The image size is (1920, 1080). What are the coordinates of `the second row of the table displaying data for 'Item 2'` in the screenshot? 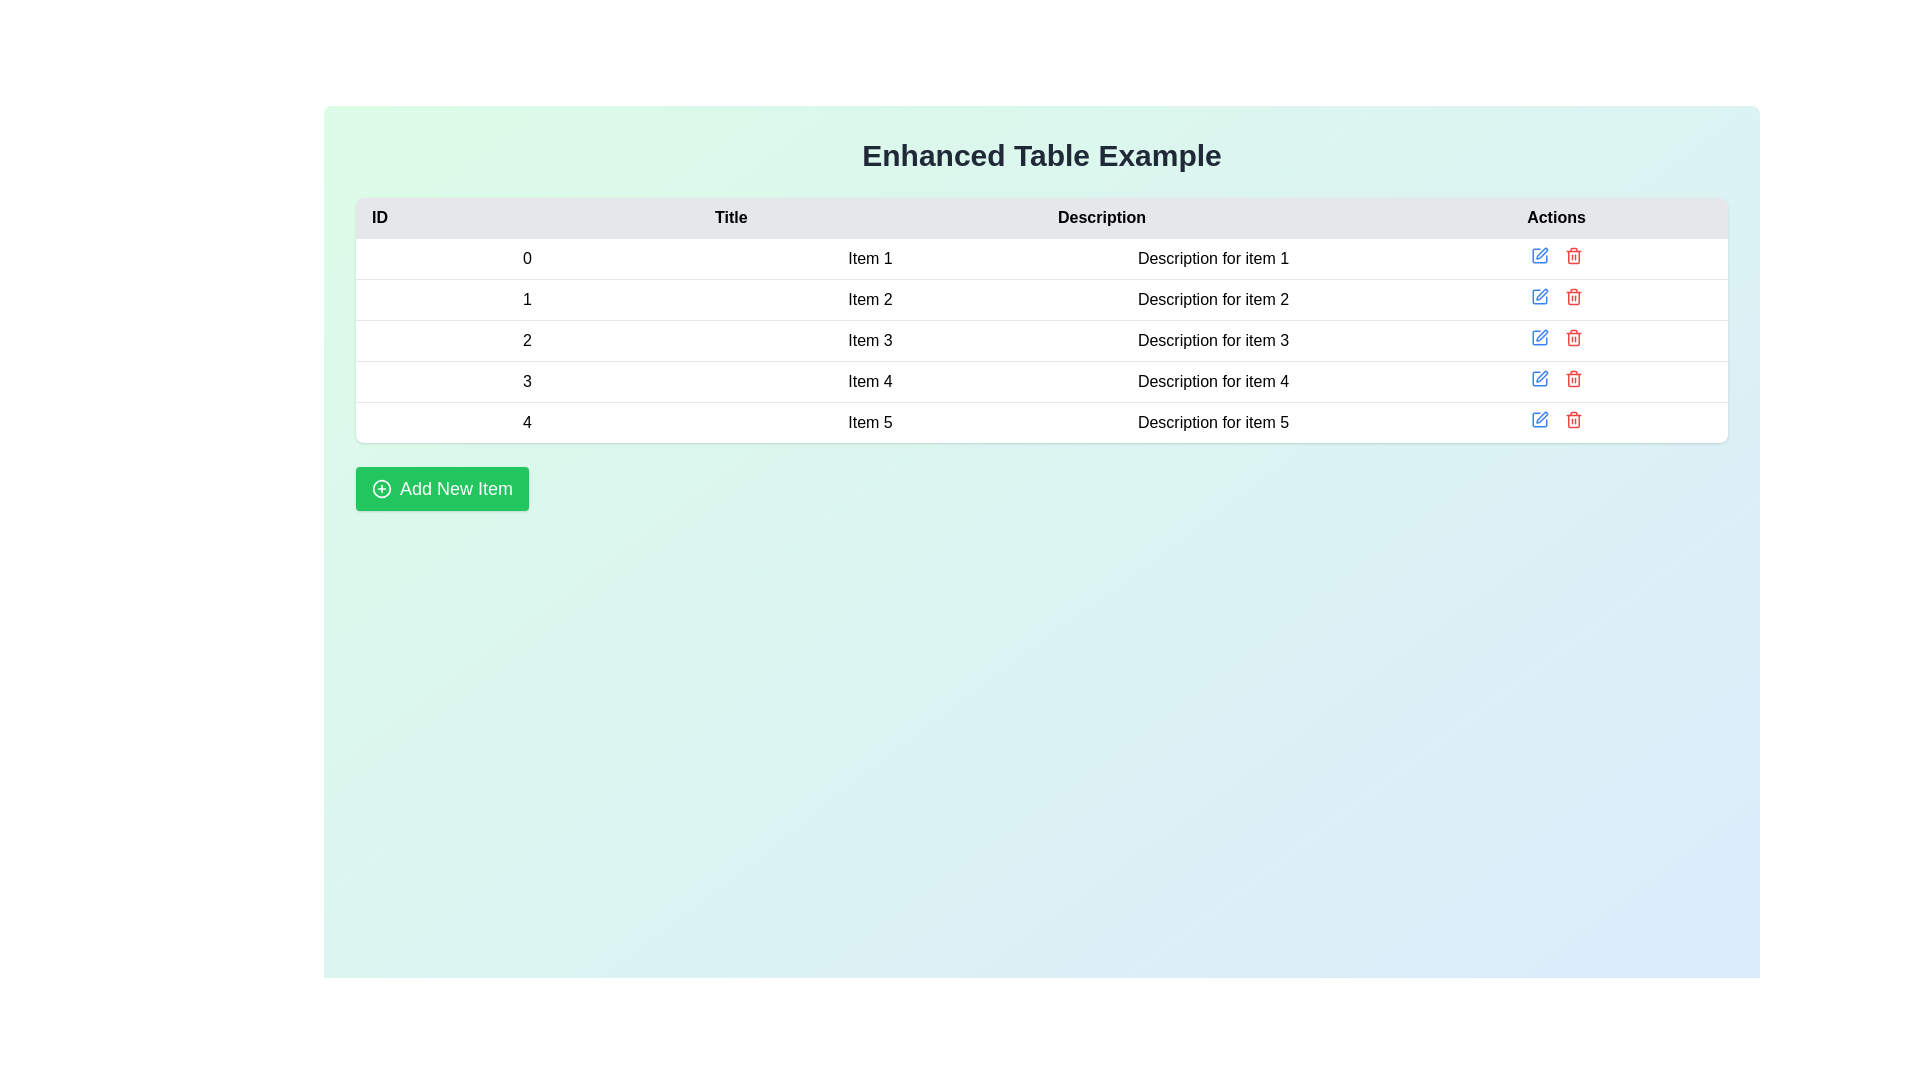 It's located at (1040, 300).